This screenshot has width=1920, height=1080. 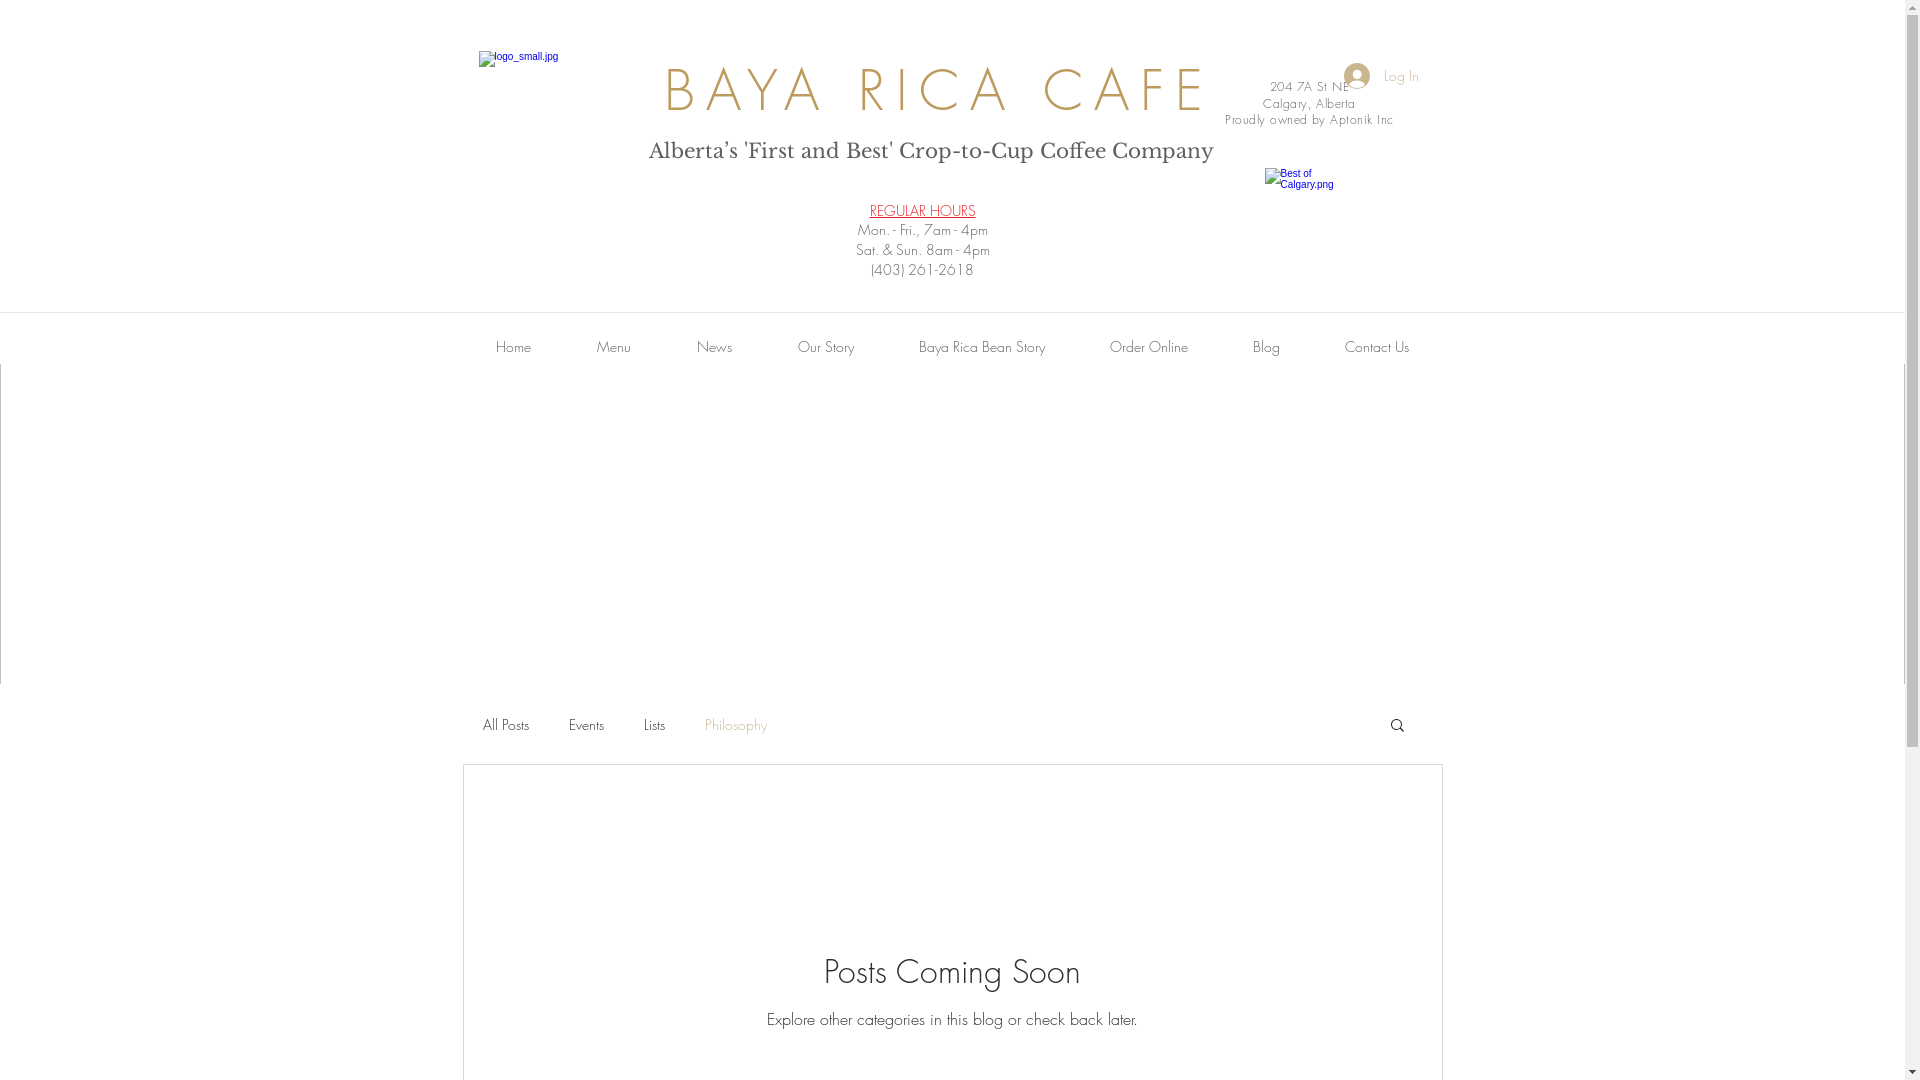 I want to click on 'Blog', so click(x=1265, y=346).